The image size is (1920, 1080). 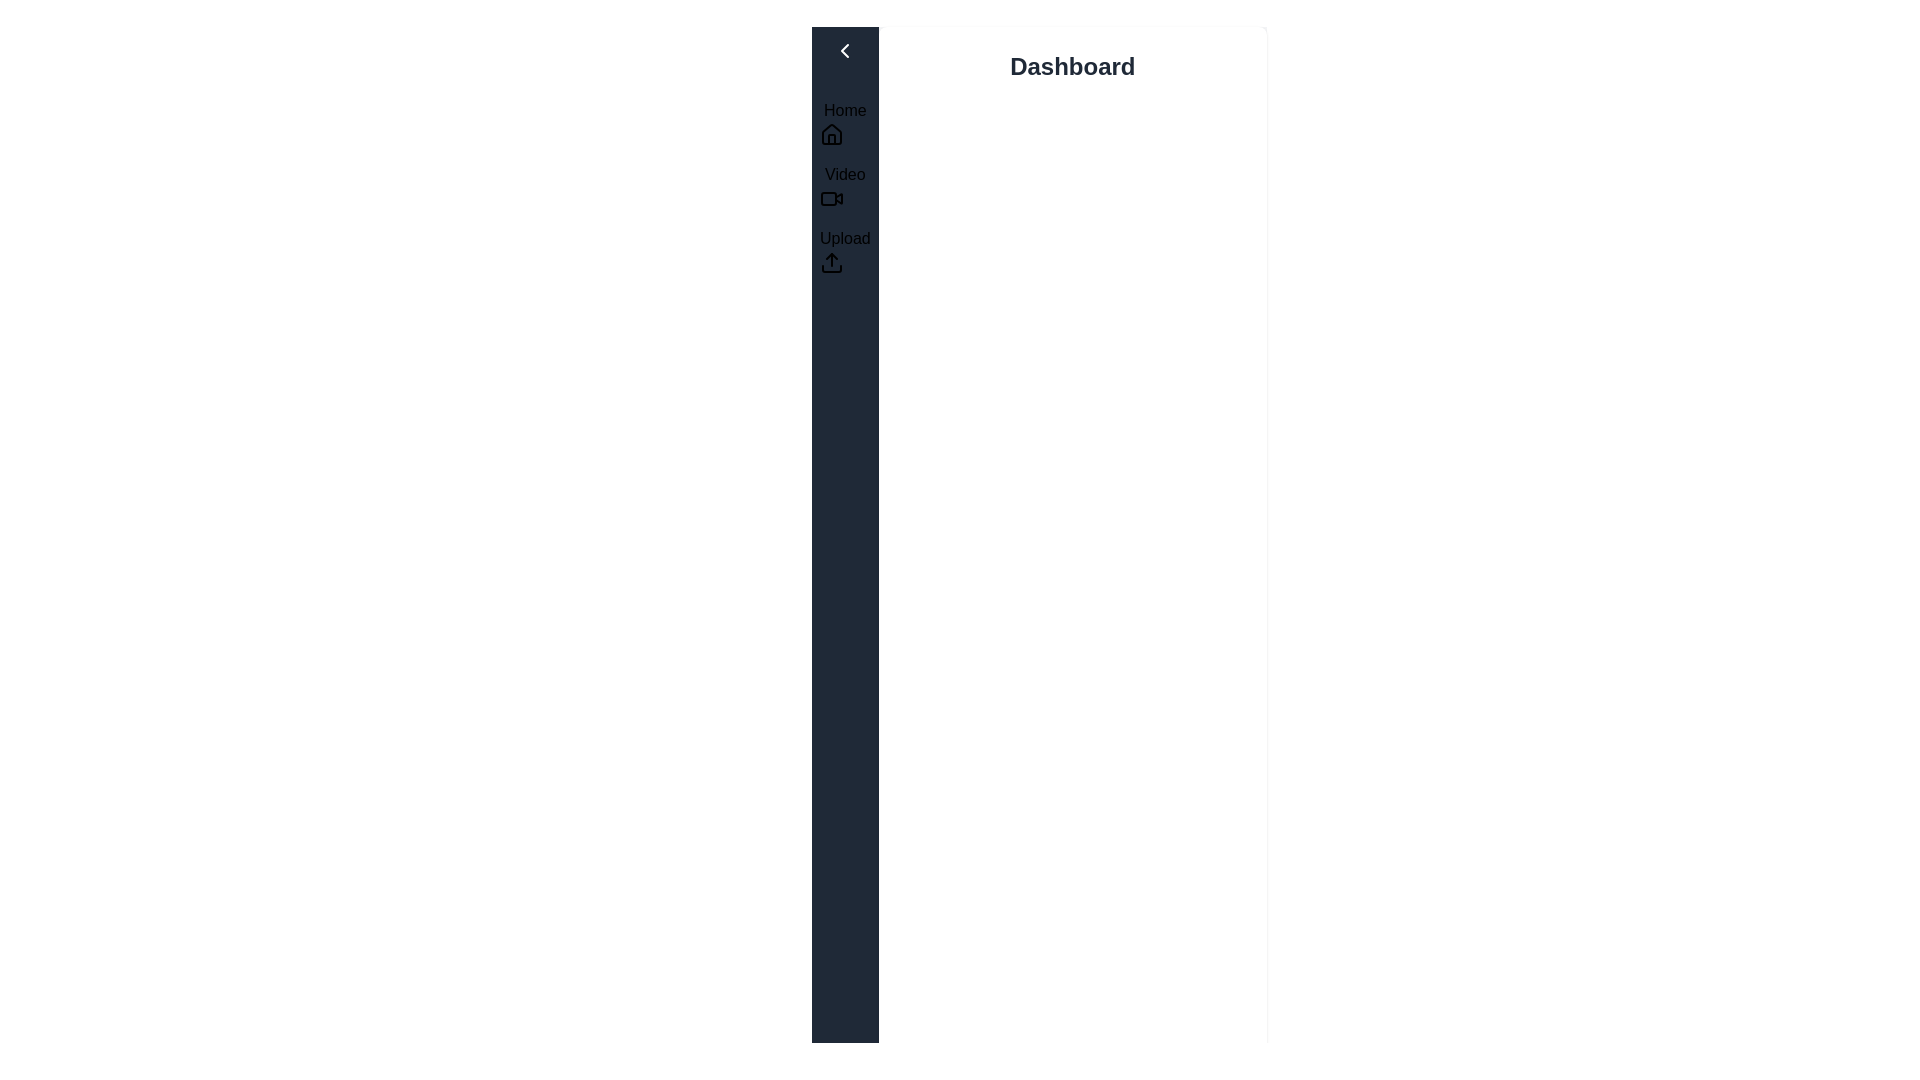 I want to click on the 'Video' menu item, the second item in the vertical sidebar menu, to possibly display additional details, so click(x=845, y=186).